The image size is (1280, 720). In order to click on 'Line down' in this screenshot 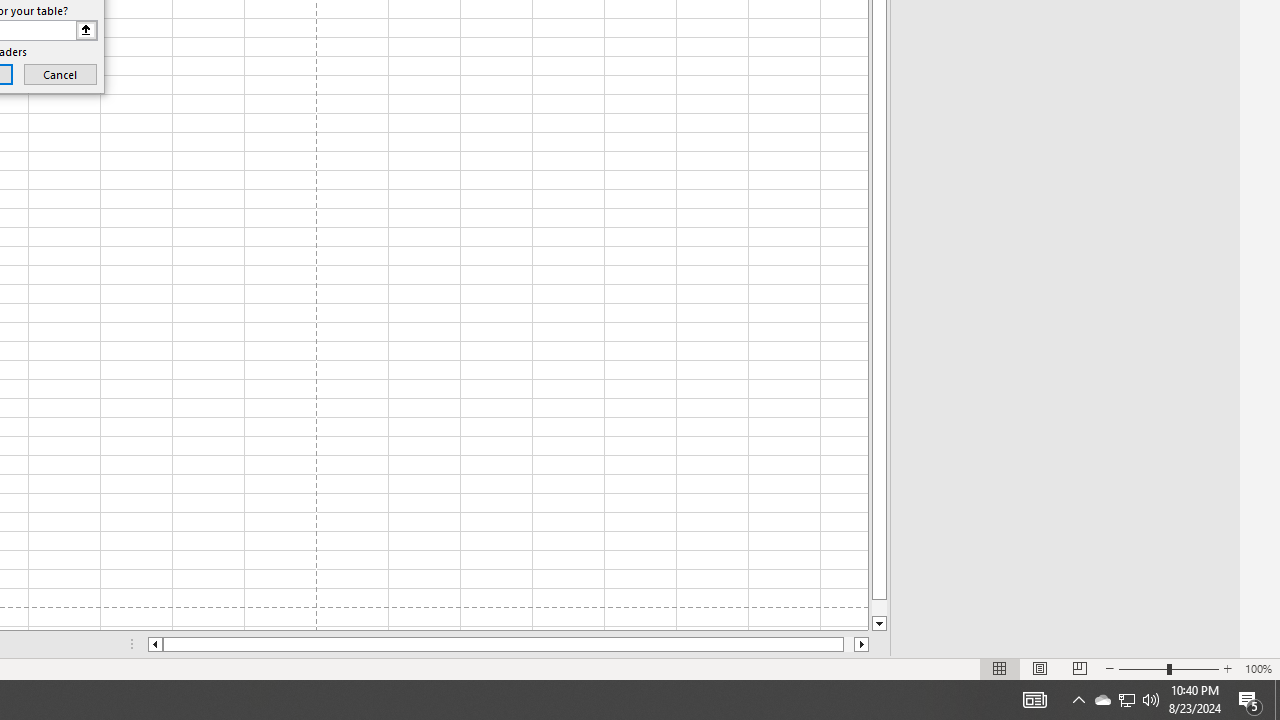, I will do `click(879, 623)`.